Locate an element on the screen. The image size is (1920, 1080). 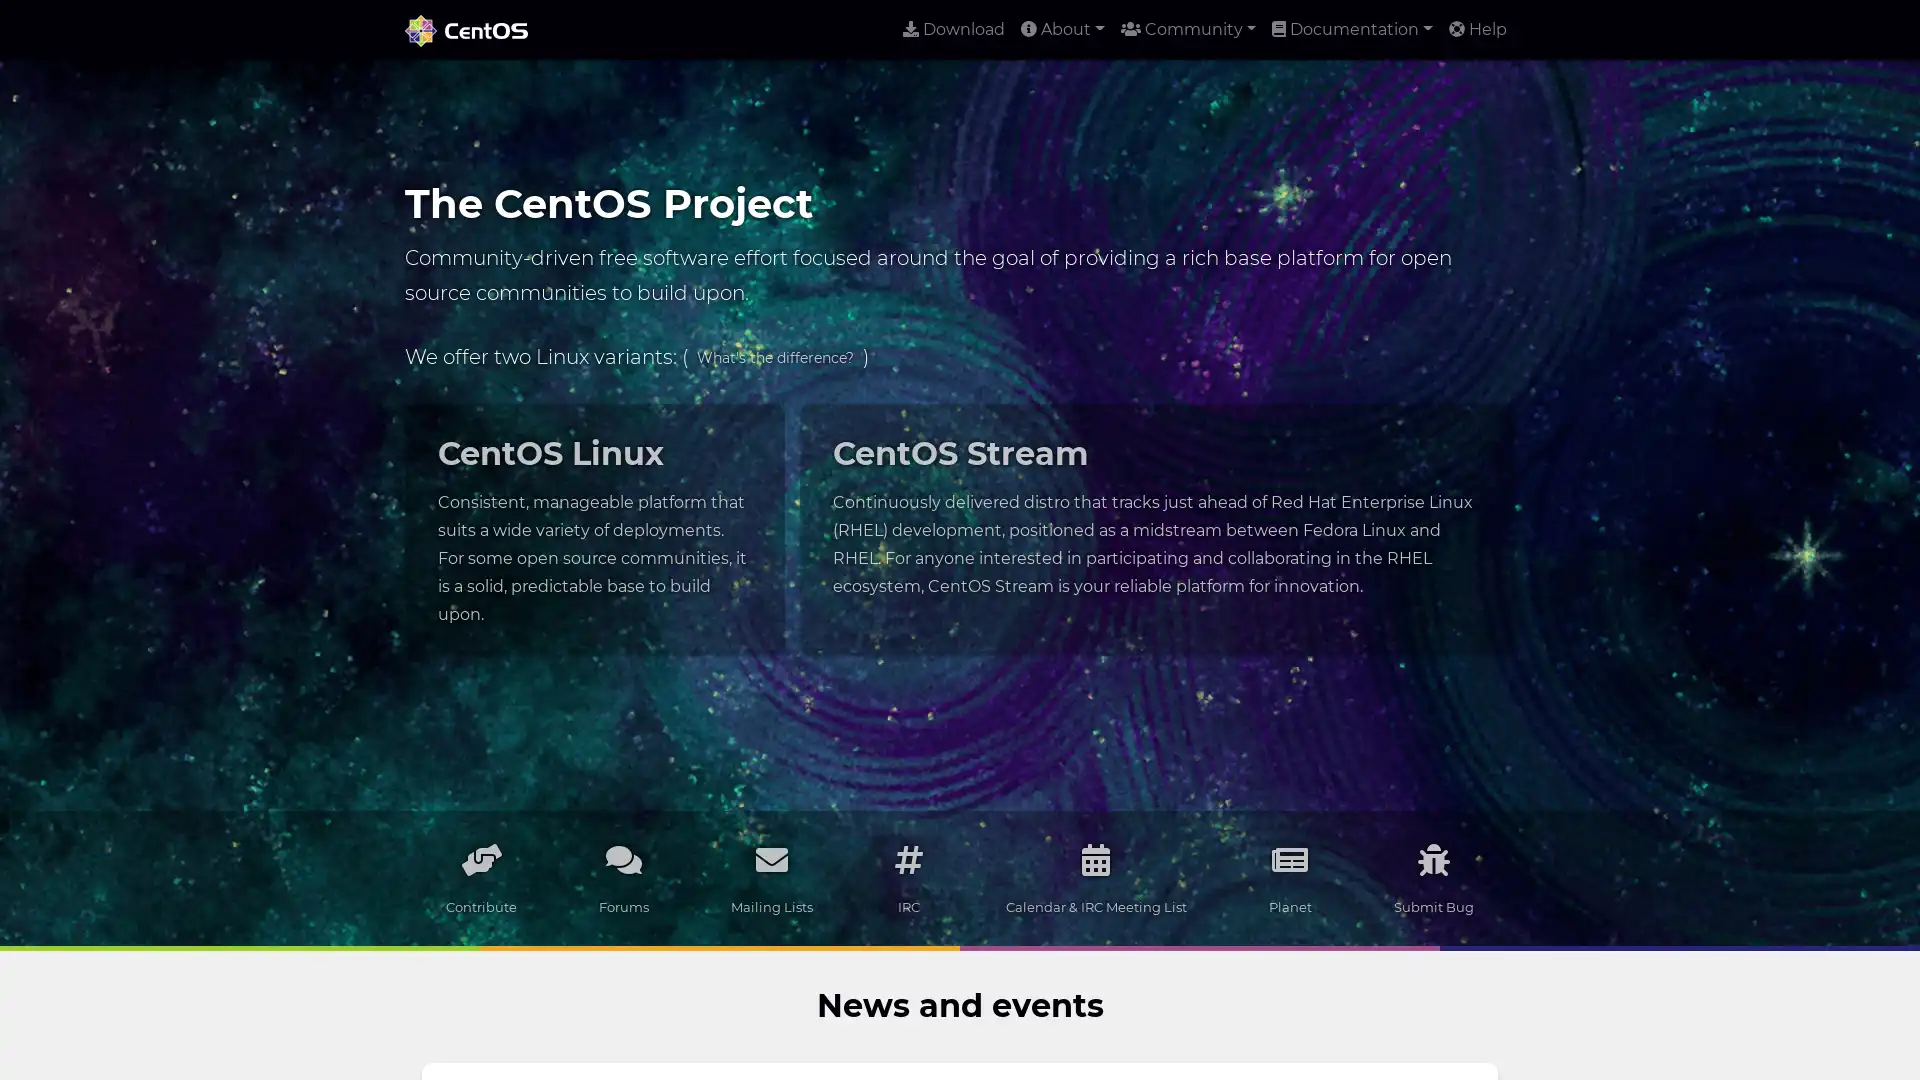
Contribute is located at coordinates (481, 877).